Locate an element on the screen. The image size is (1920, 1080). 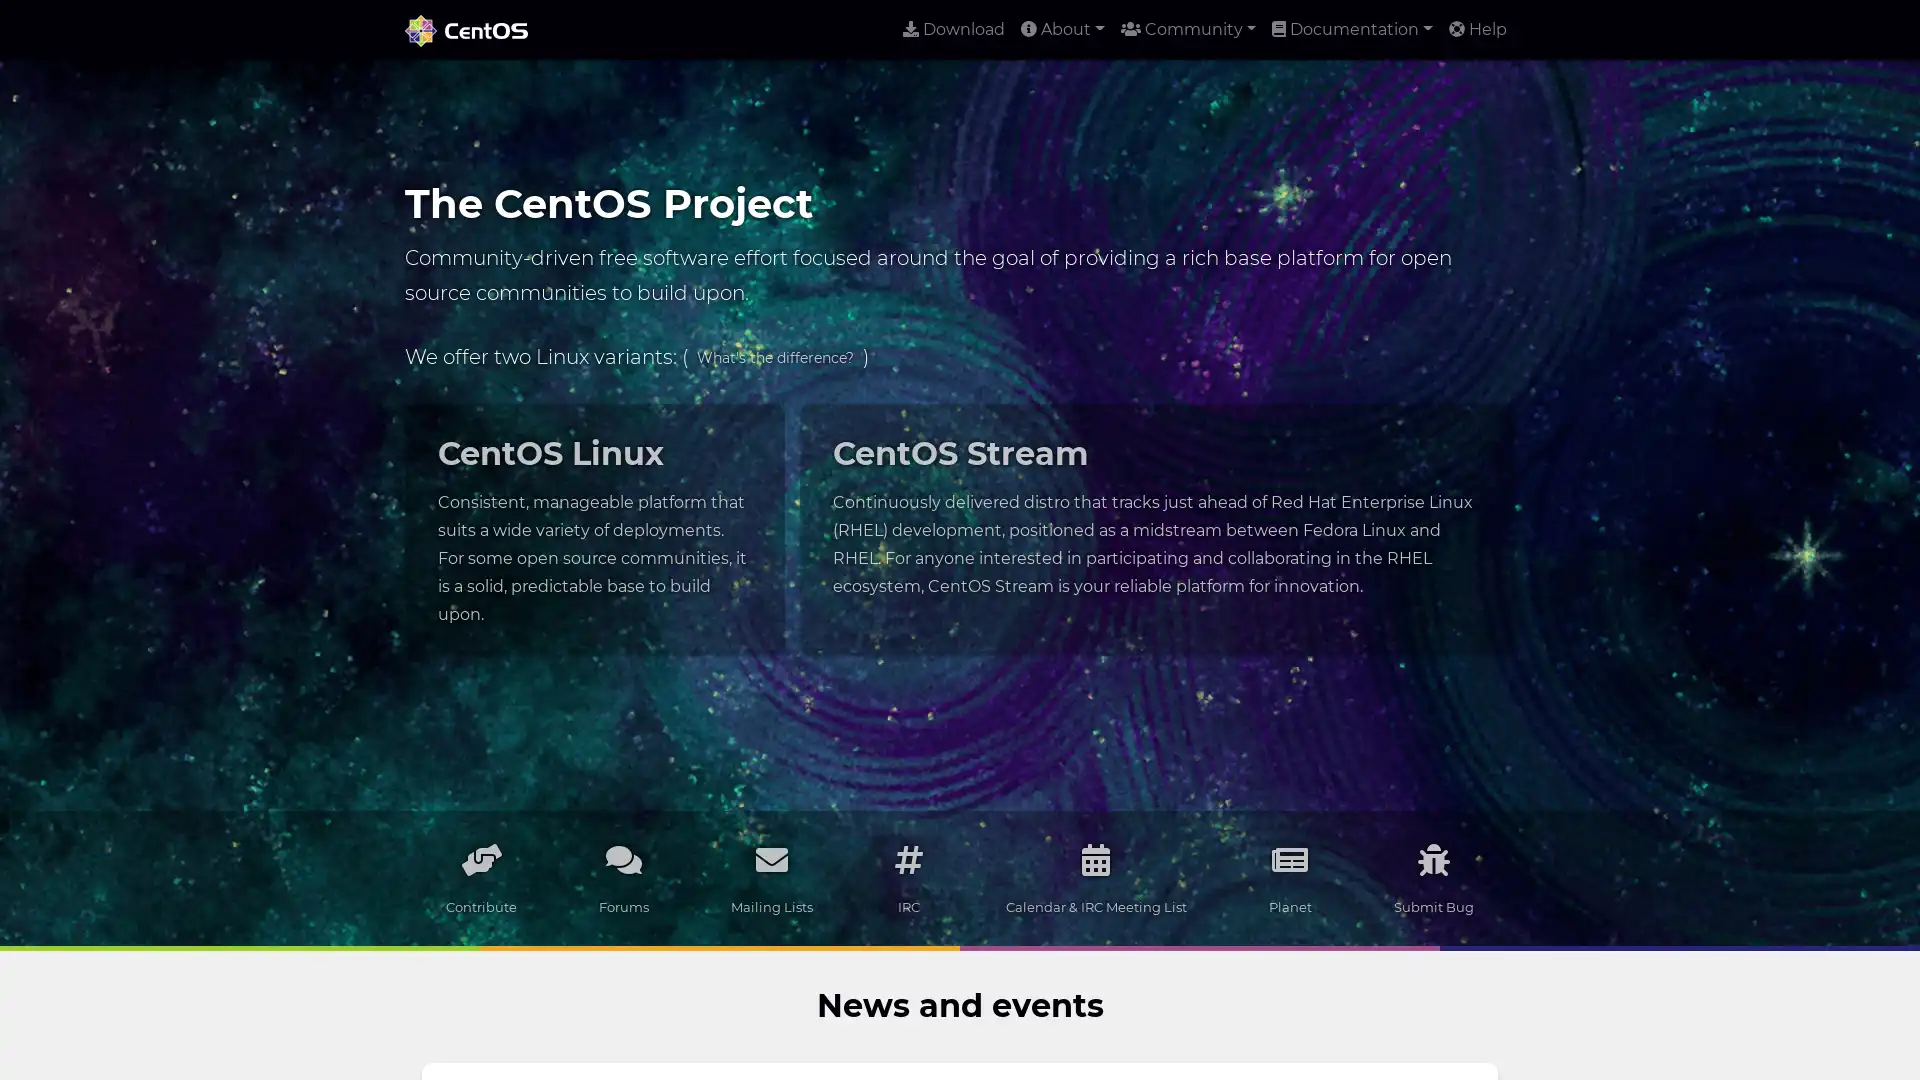
Contribute is located at coordinates (481, 877).